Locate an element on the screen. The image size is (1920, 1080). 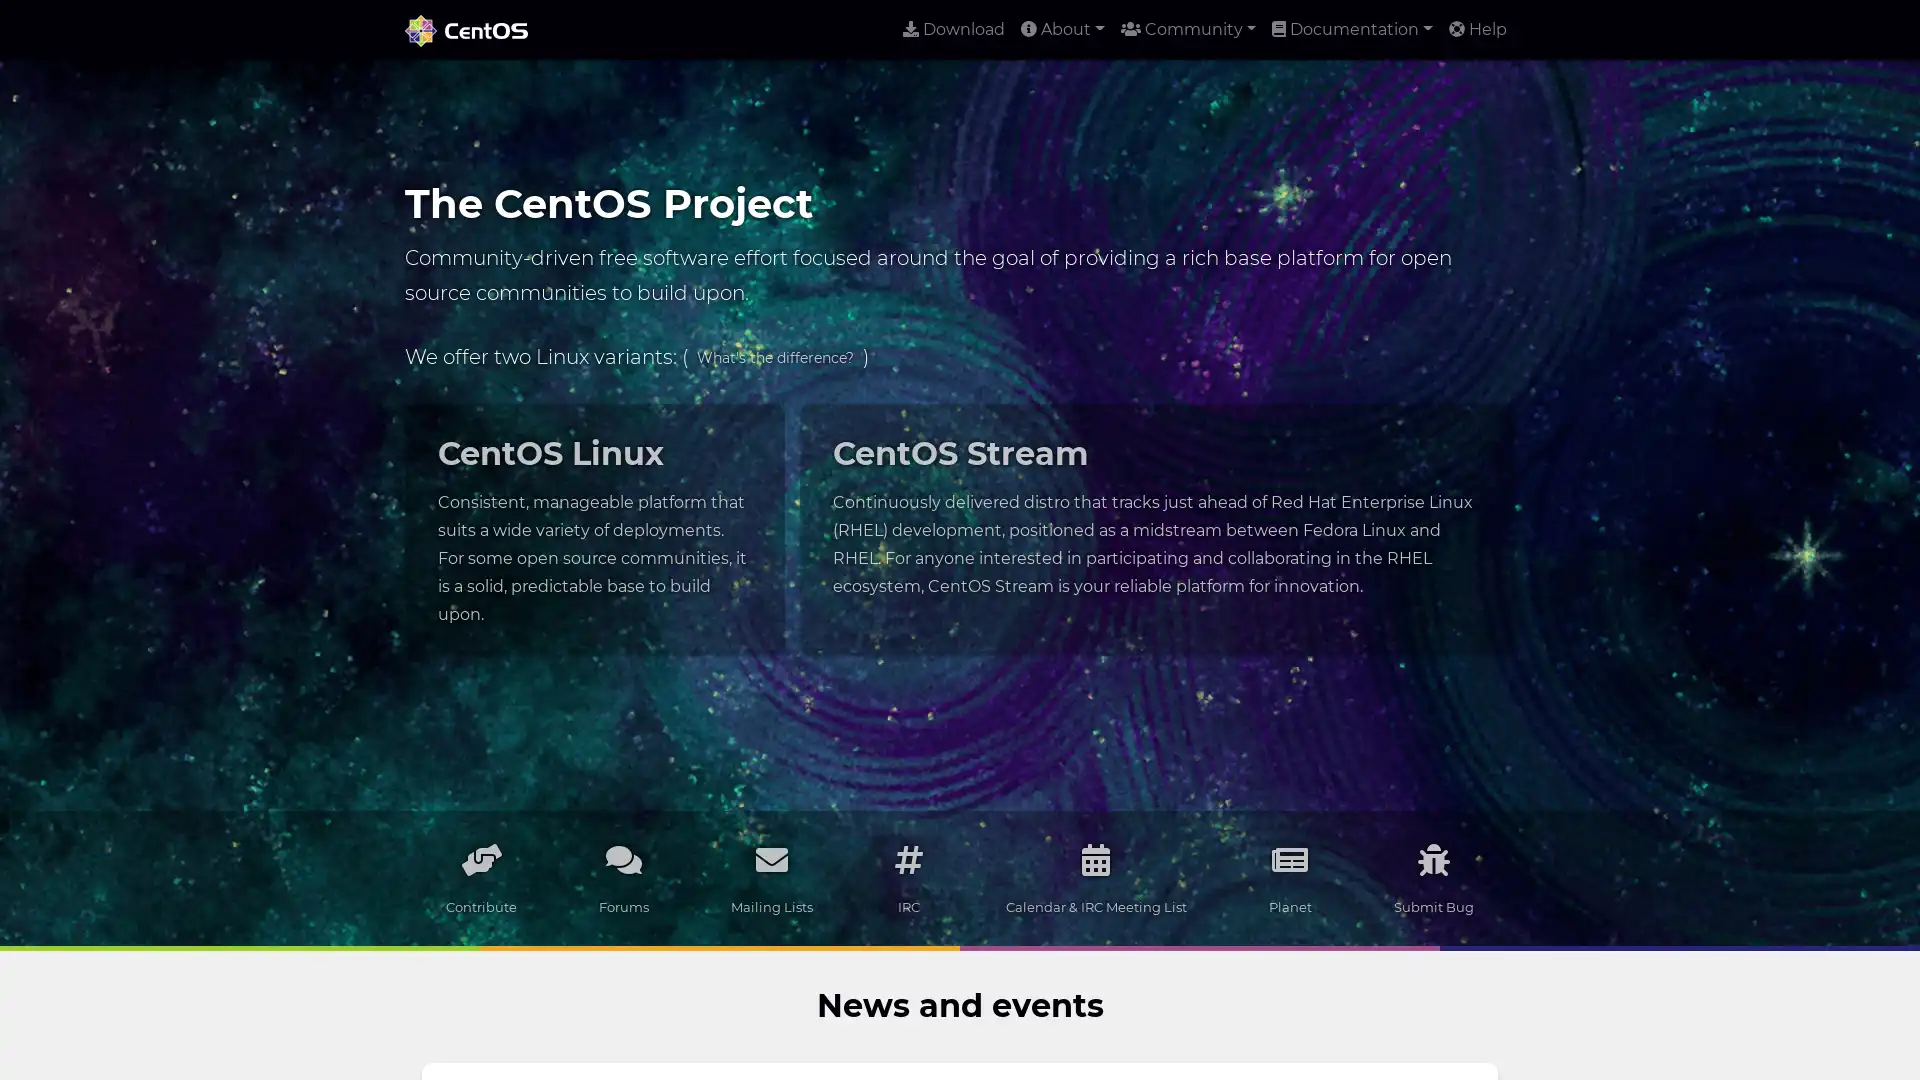
Contribute is located at coordinates (481, 877).